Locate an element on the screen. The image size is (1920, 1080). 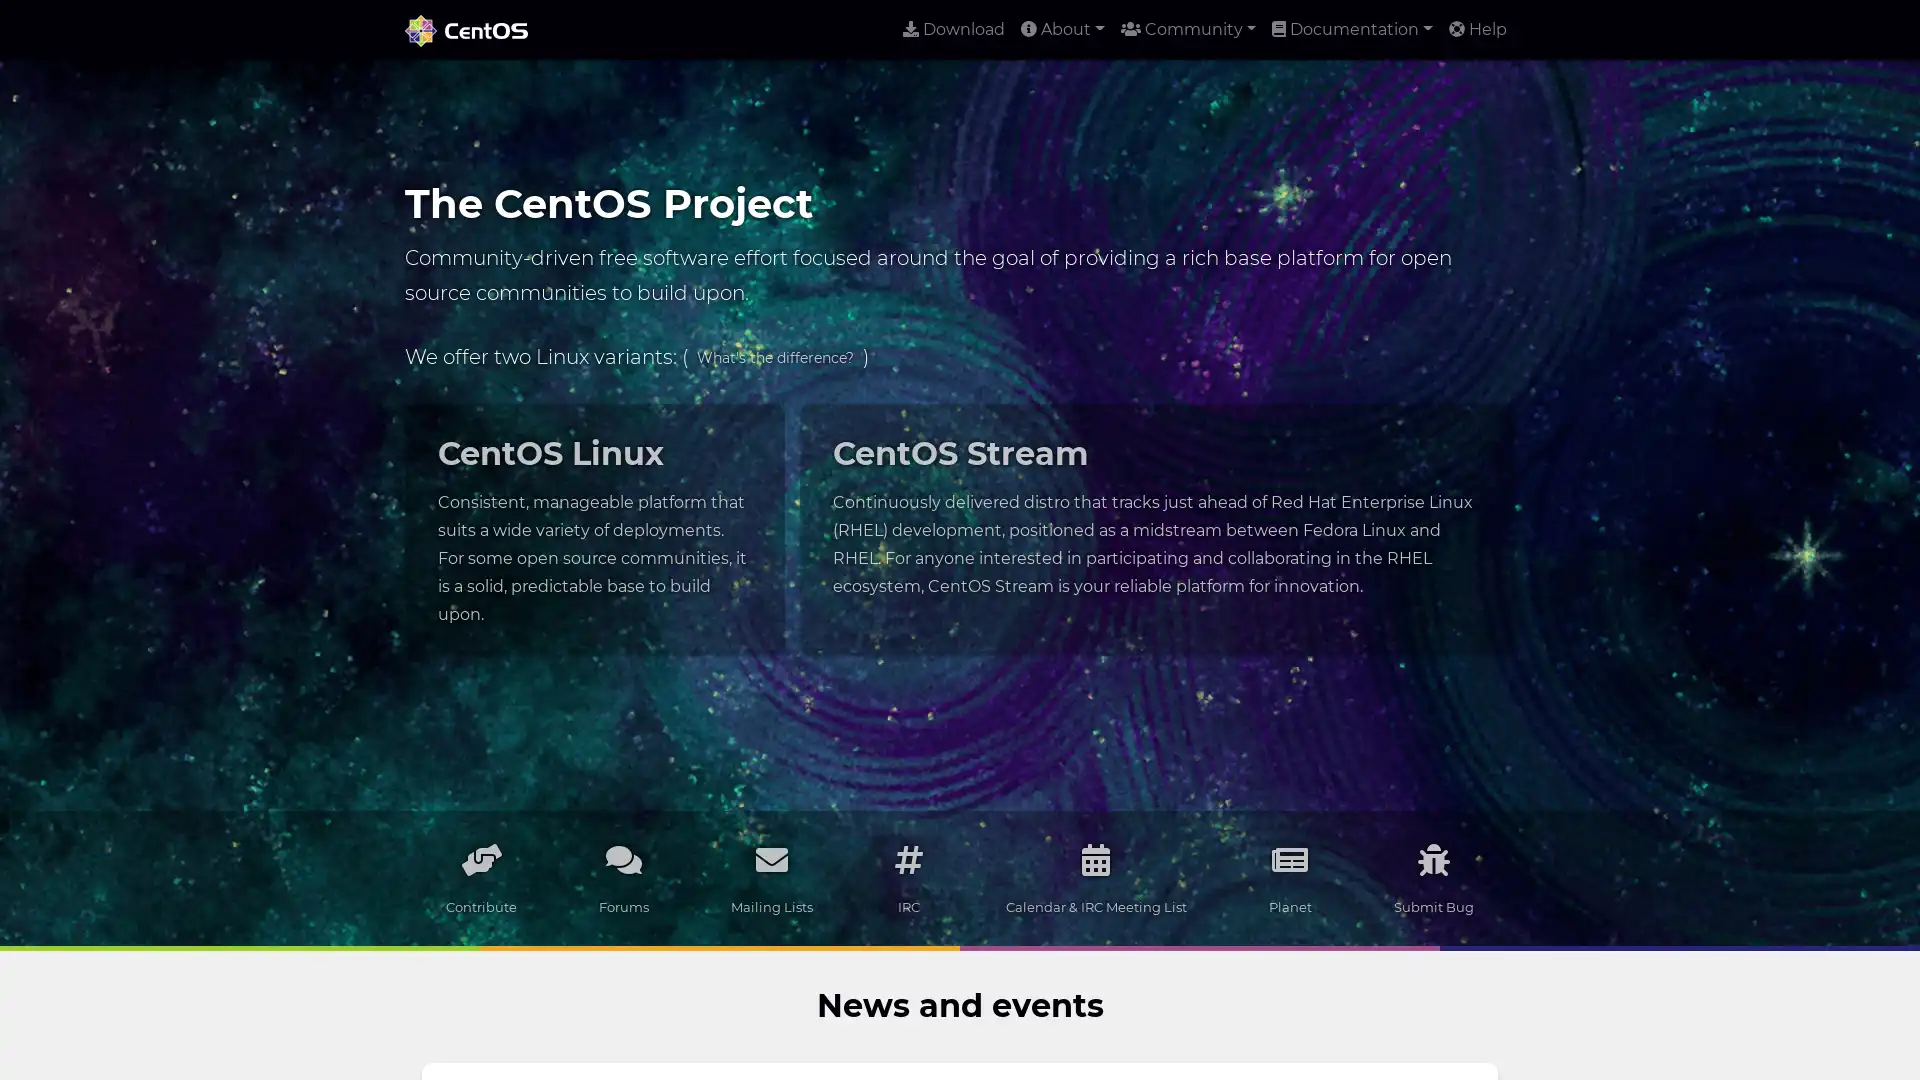
Contribute is located at coordinates (481, 877).